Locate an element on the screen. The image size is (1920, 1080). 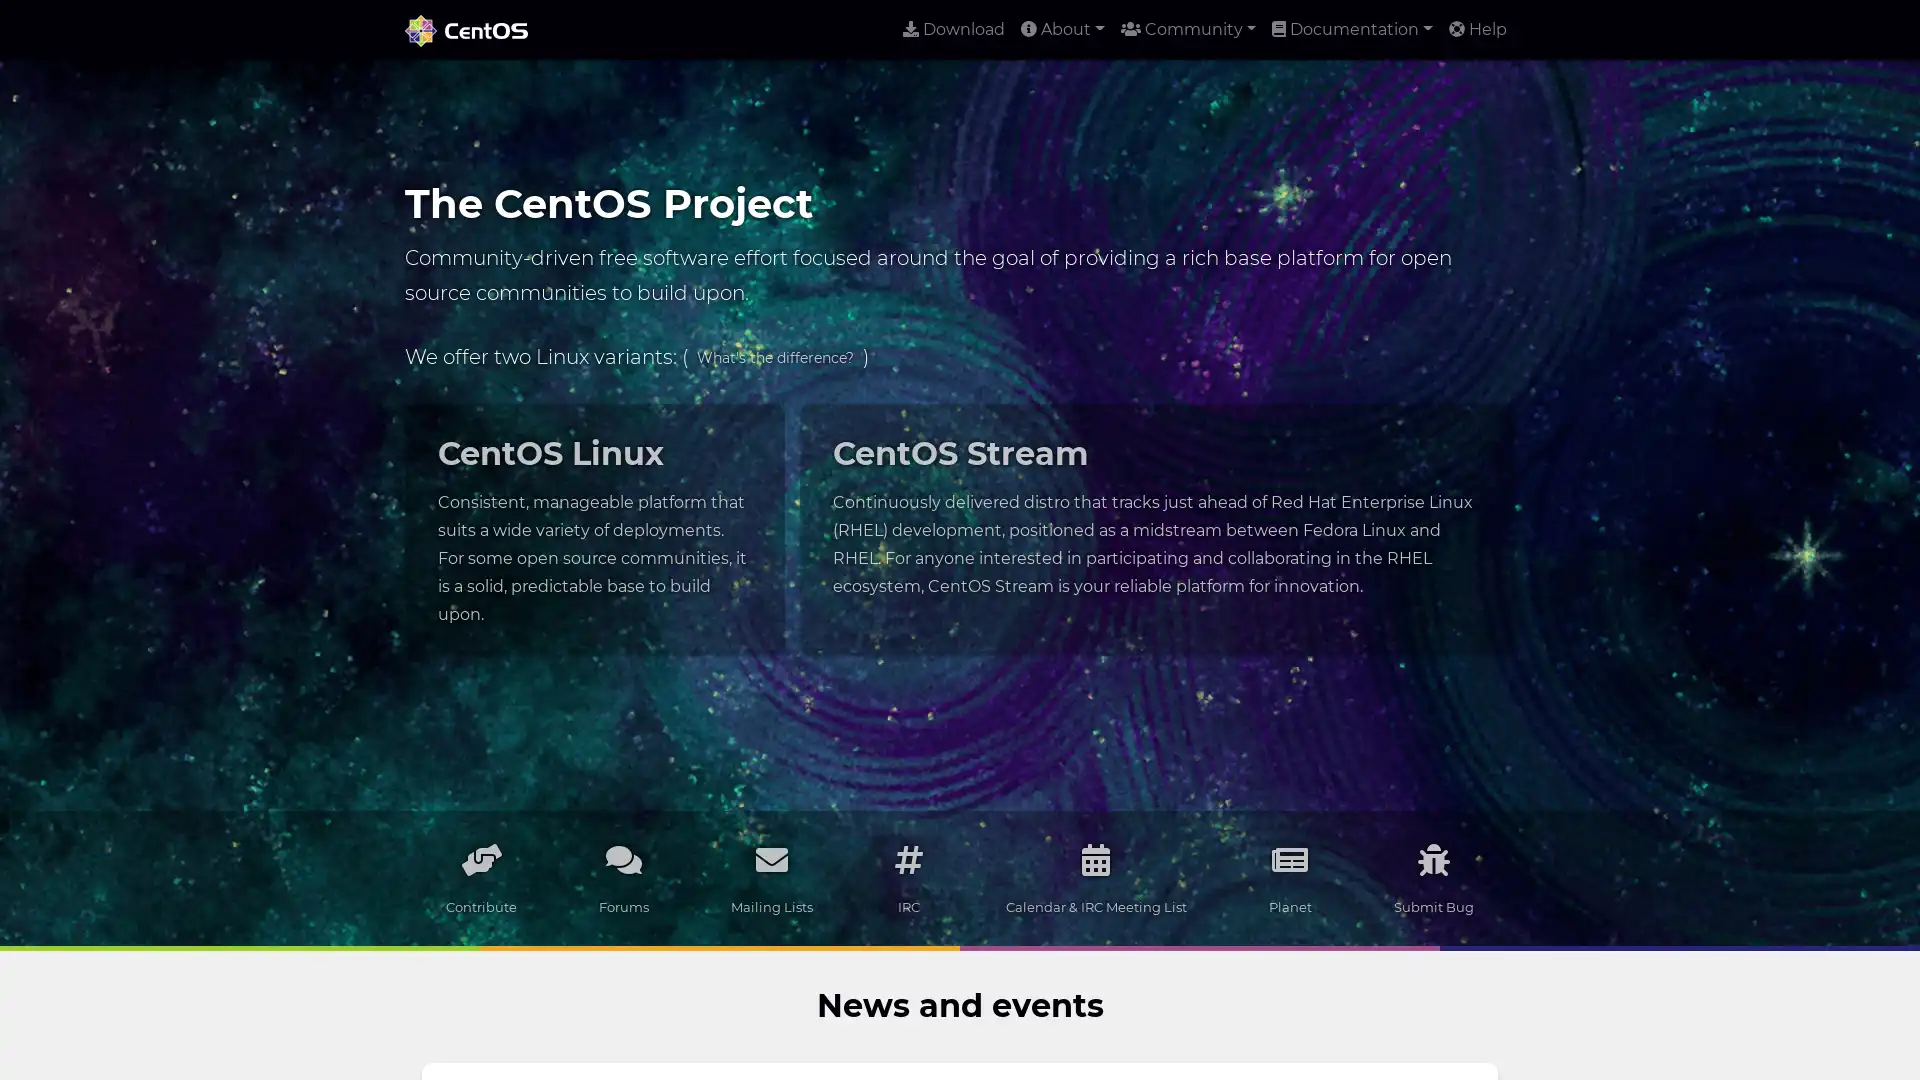
Contribute is located at coordinates (481, 877).